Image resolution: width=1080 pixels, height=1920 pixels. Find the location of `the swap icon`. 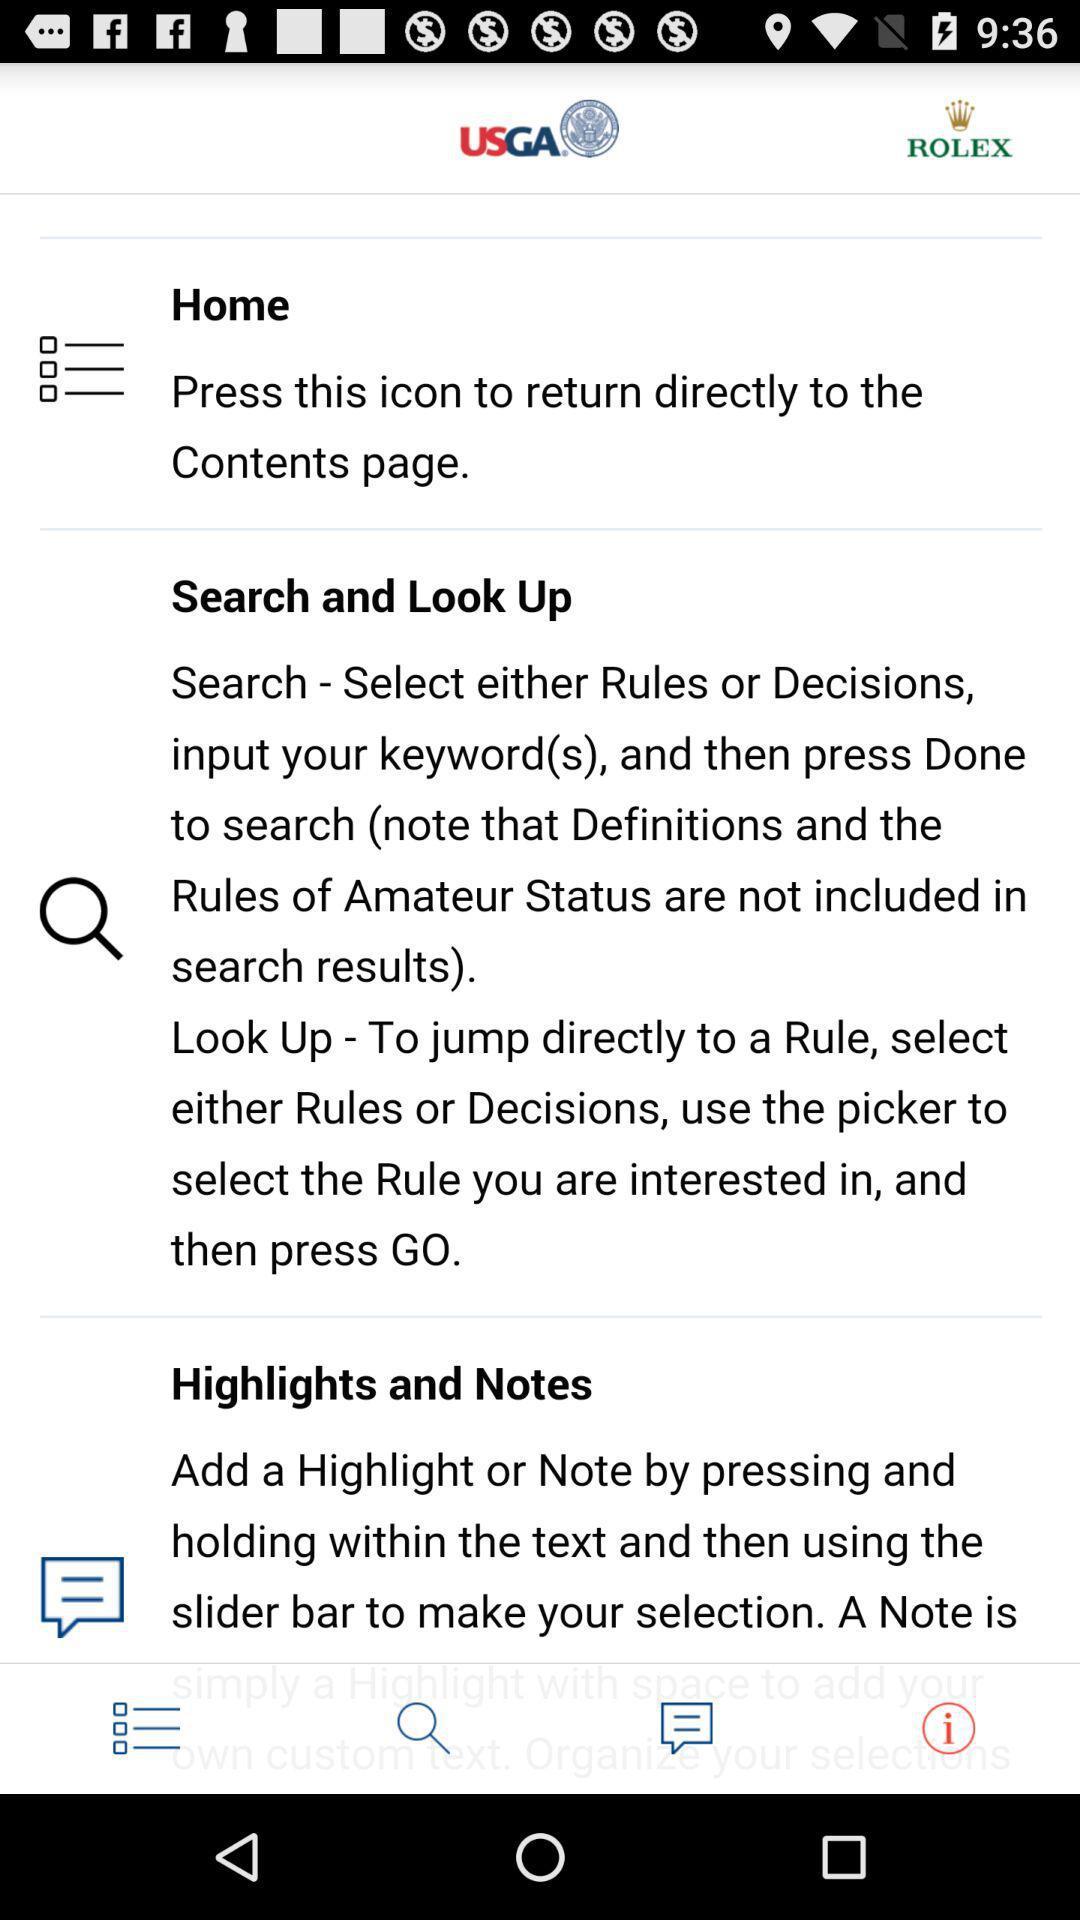

the swap icon is located at coordinates (947, 1848).